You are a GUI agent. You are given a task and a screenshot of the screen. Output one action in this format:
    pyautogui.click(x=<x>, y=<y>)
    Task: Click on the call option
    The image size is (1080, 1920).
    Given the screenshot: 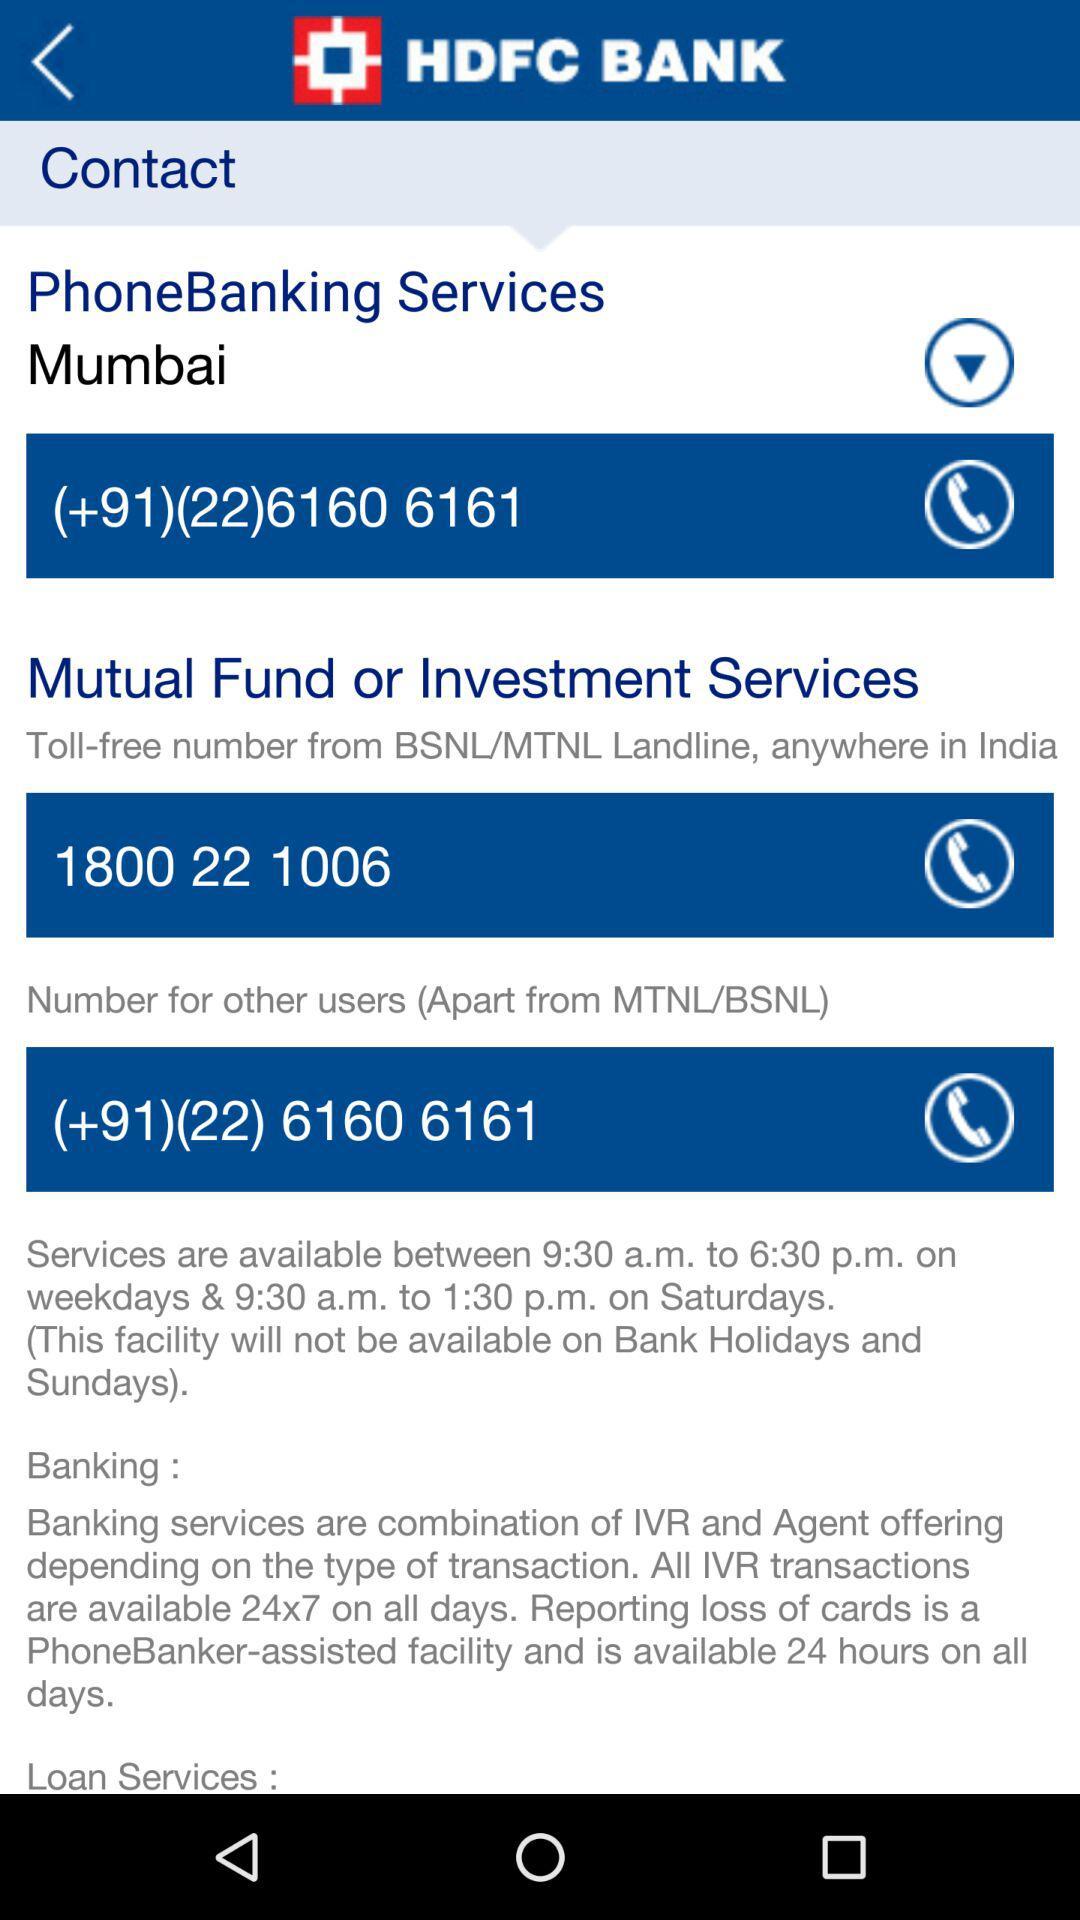 What is the action you would take?
    pyautogui.click(x=540, y=505)
    